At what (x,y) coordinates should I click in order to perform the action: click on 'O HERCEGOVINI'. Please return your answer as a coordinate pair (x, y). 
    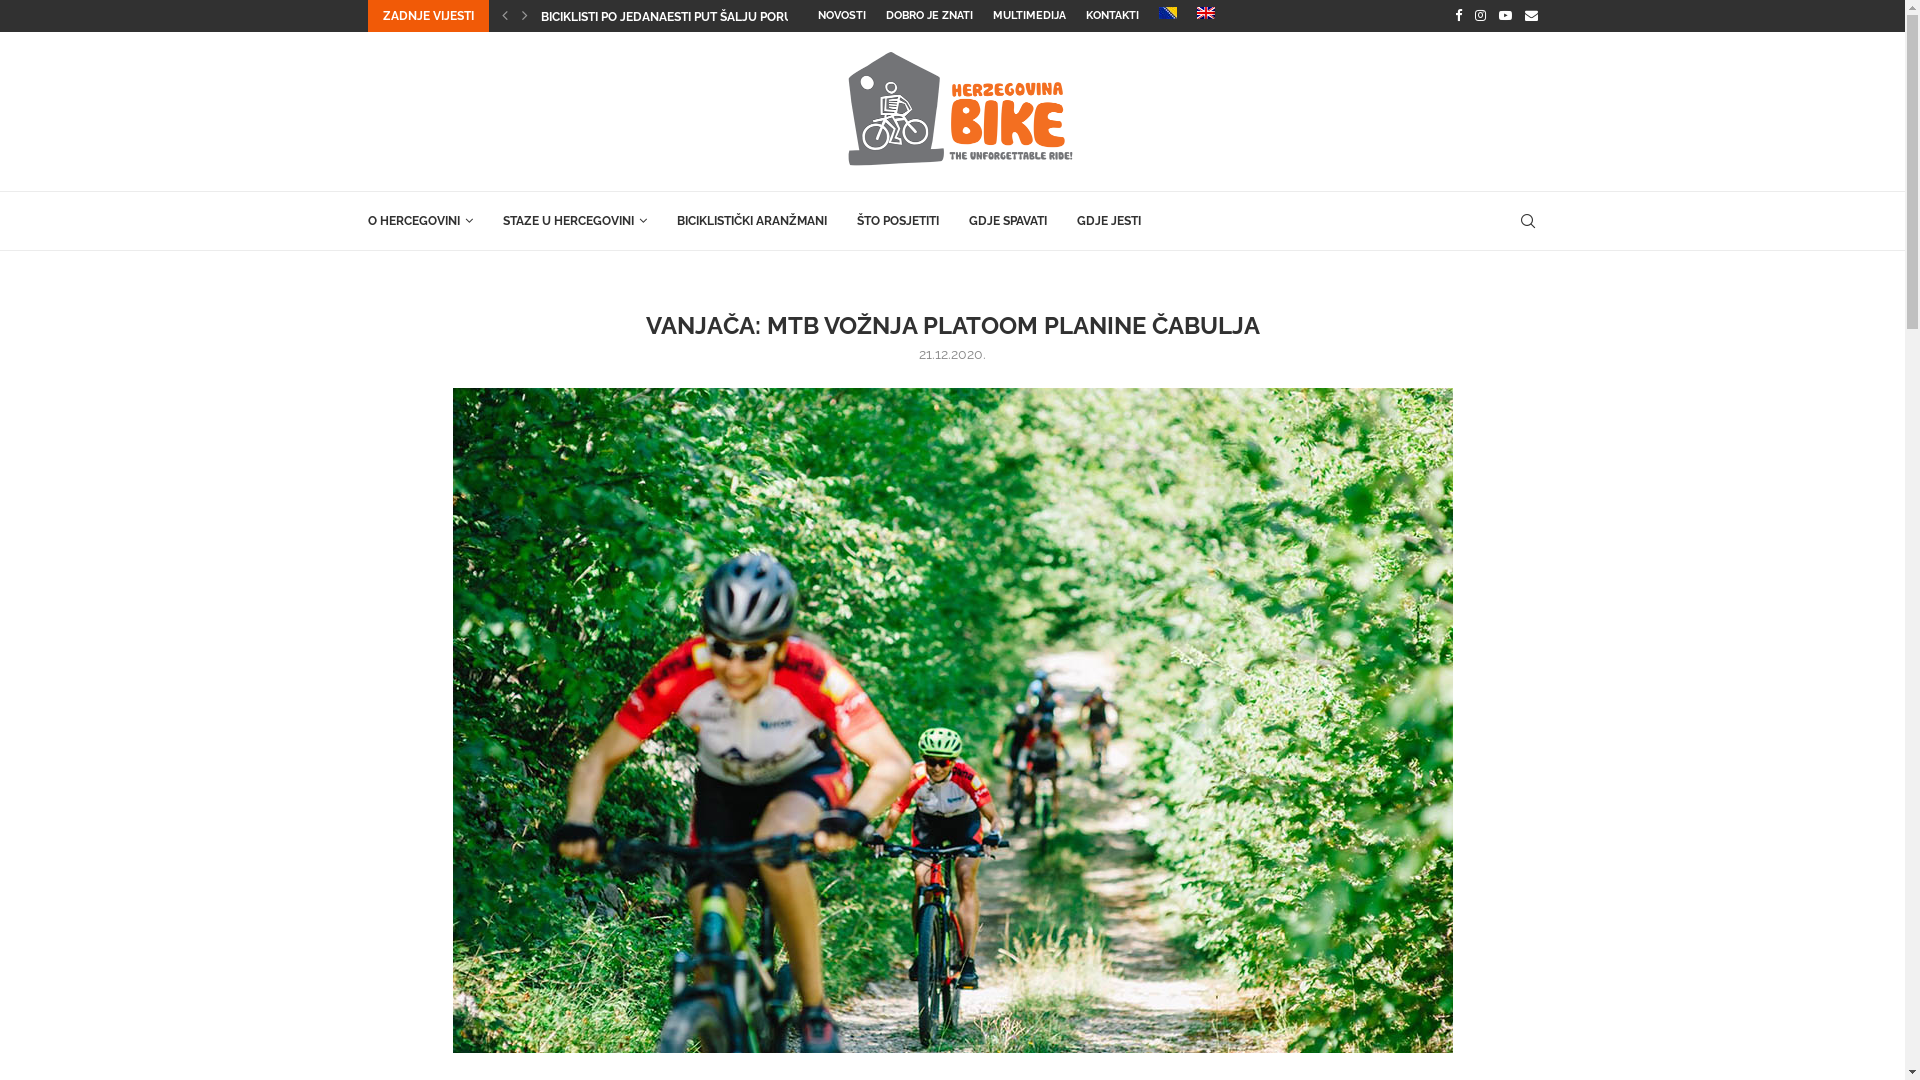
    Looking at the image, I should click on (419, 220).